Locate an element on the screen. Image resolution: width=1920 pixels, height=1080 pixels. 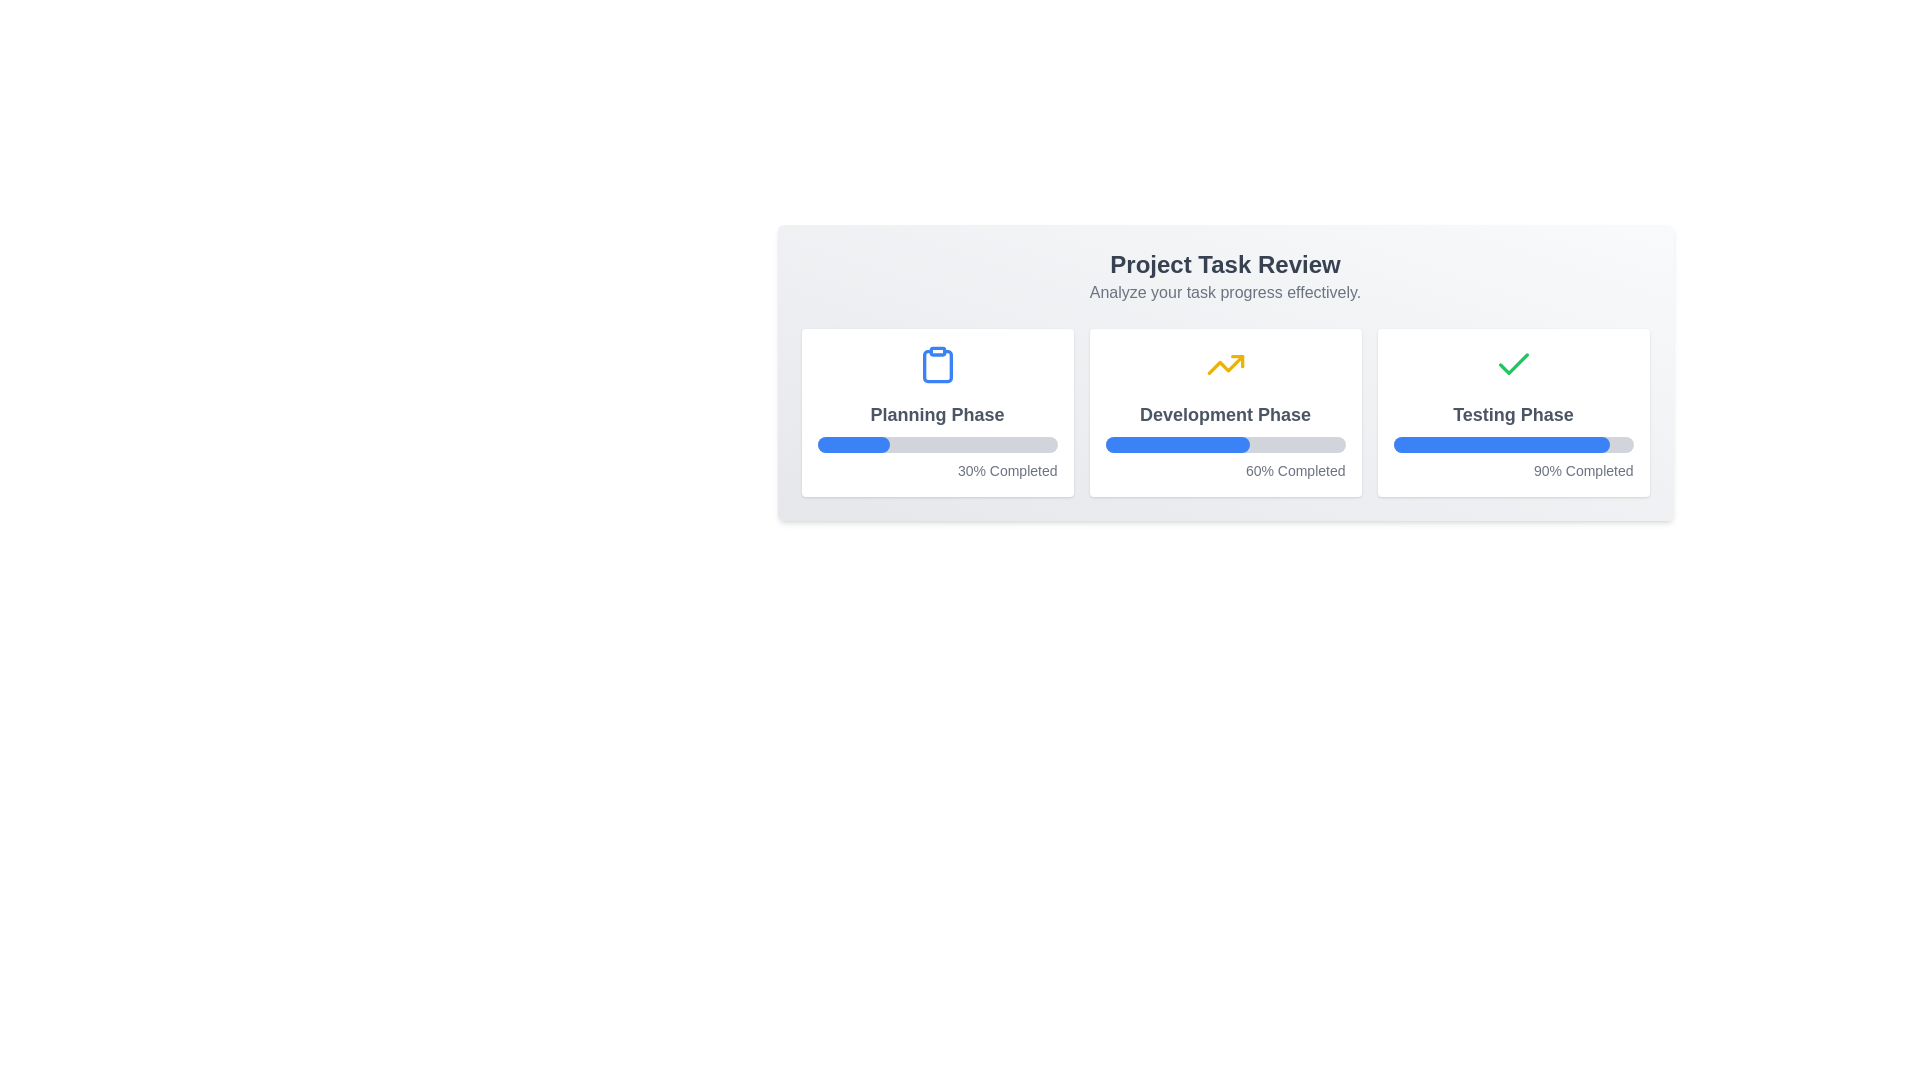
progress bar located below the 'Planning Phase' text and above the '30% Completed' label within the leftmost card, which has a gray background and a blue-filled section indicating 30% completion is located at coordinates (936, 443).